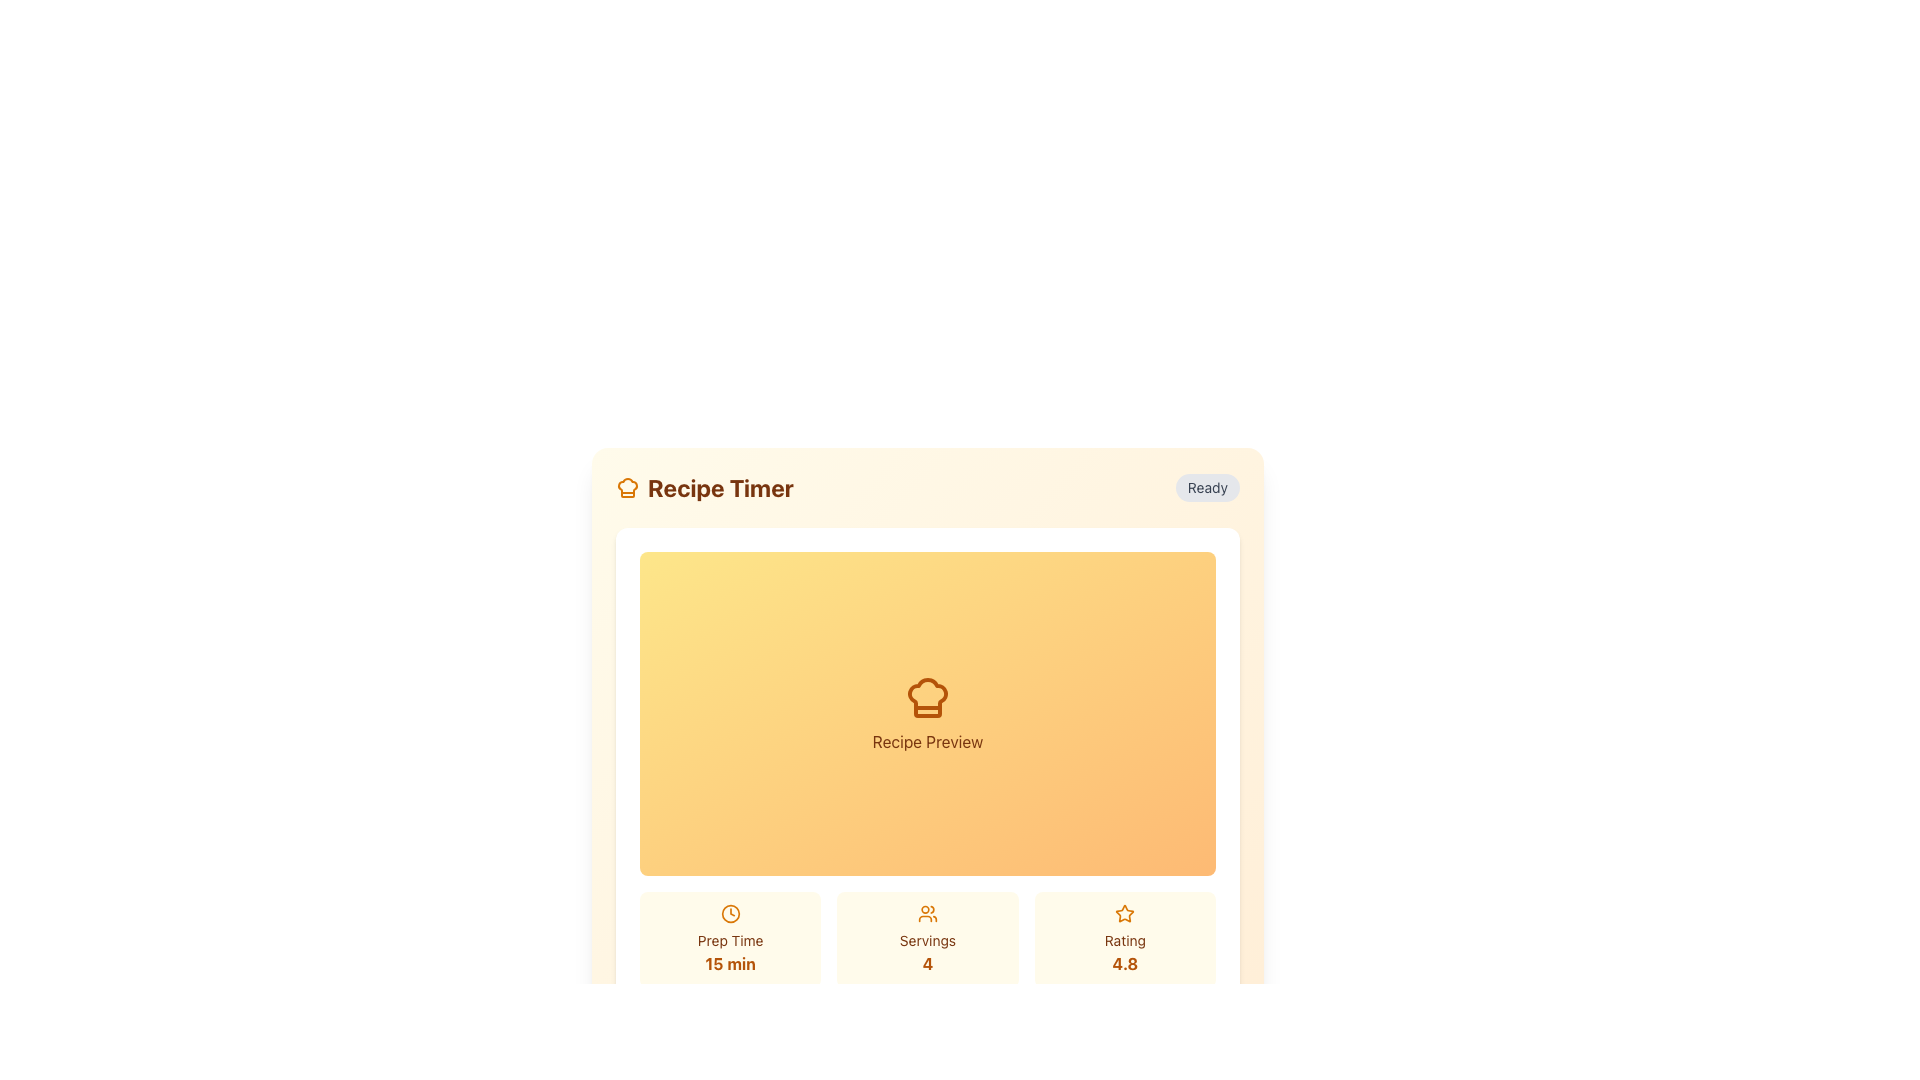 The image size is (1920, 1080). What do you see at coordinates (926, 697) in the screenshot?
I see `the chef's hat icon, which is a stylized representation with a brown stroke, located in the yellow-orange 'Recipe Preview' area below the 'Recipe Timer' title` at bounding box center [926, 697].